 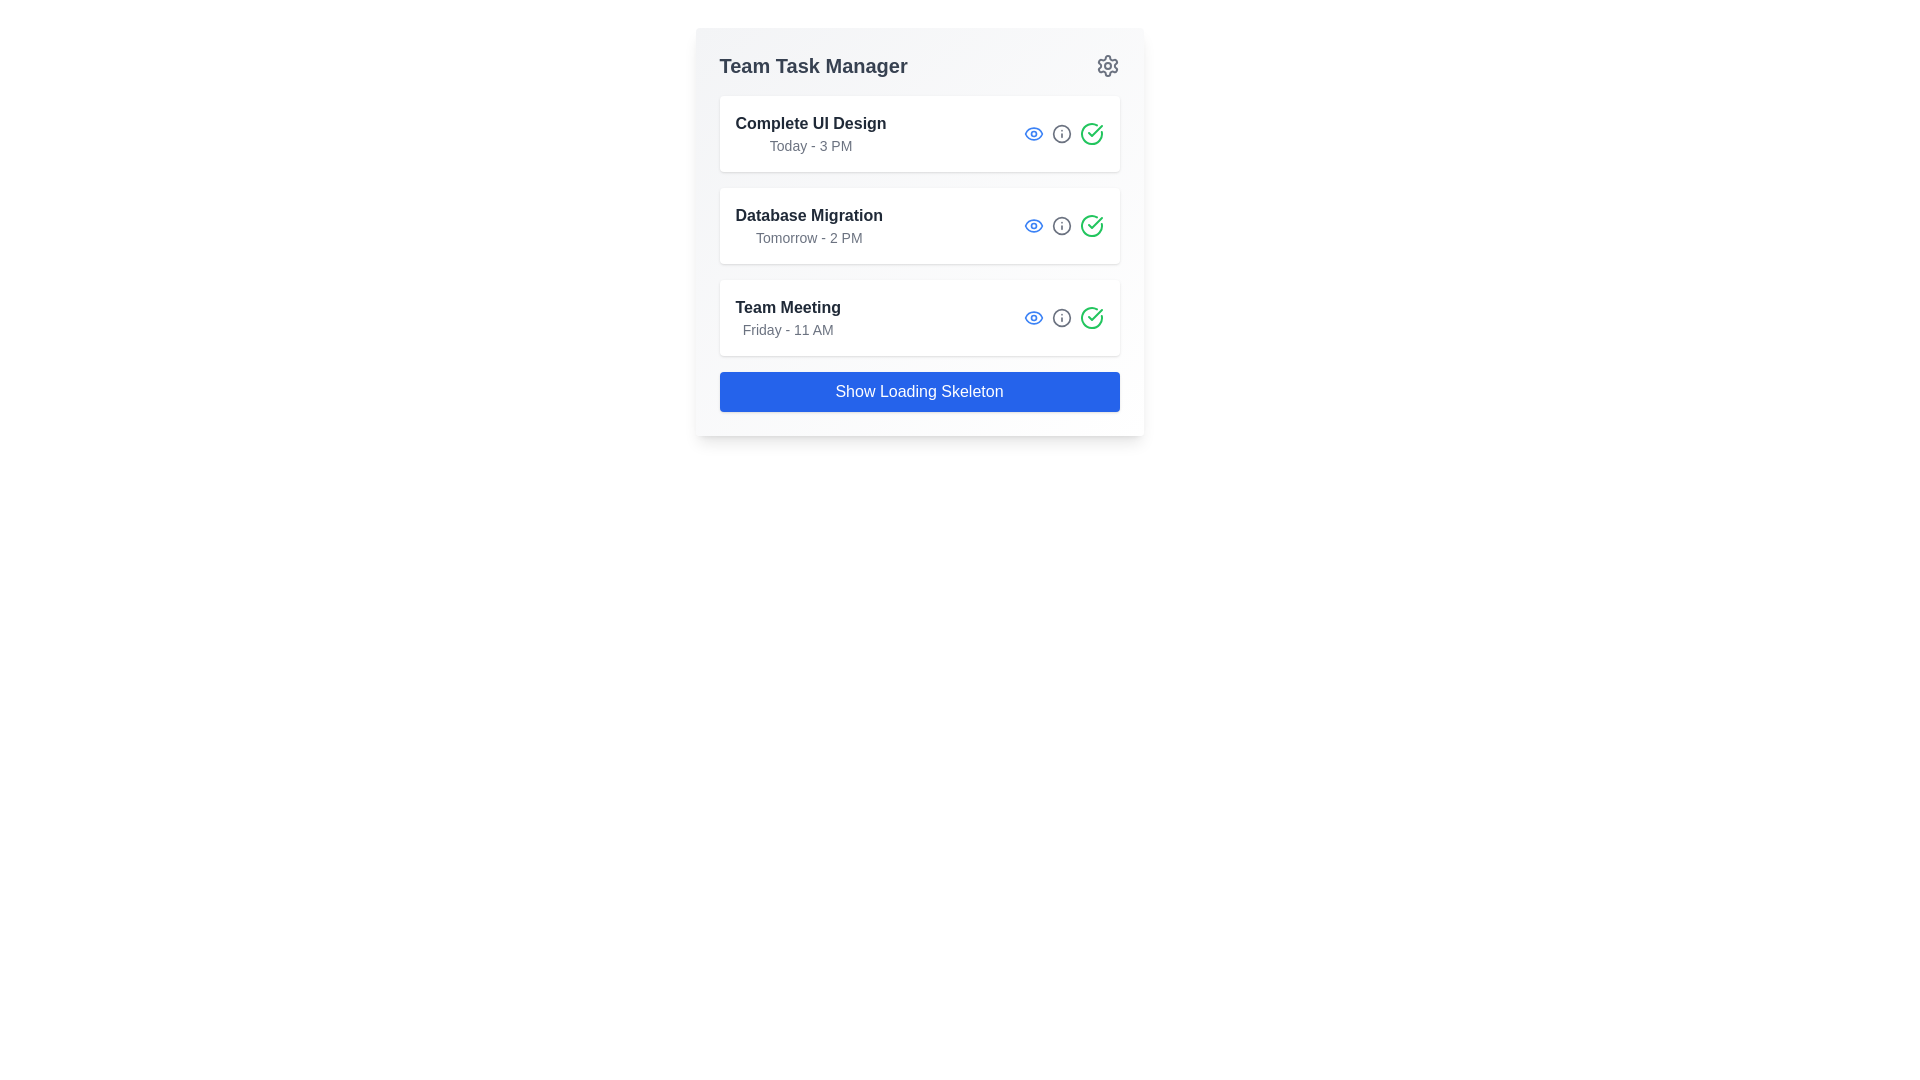 I want to click on the icons associated with the list item containing 'Database Migration' in the 'Team Task Manager' section, so click(x=918, y=225).